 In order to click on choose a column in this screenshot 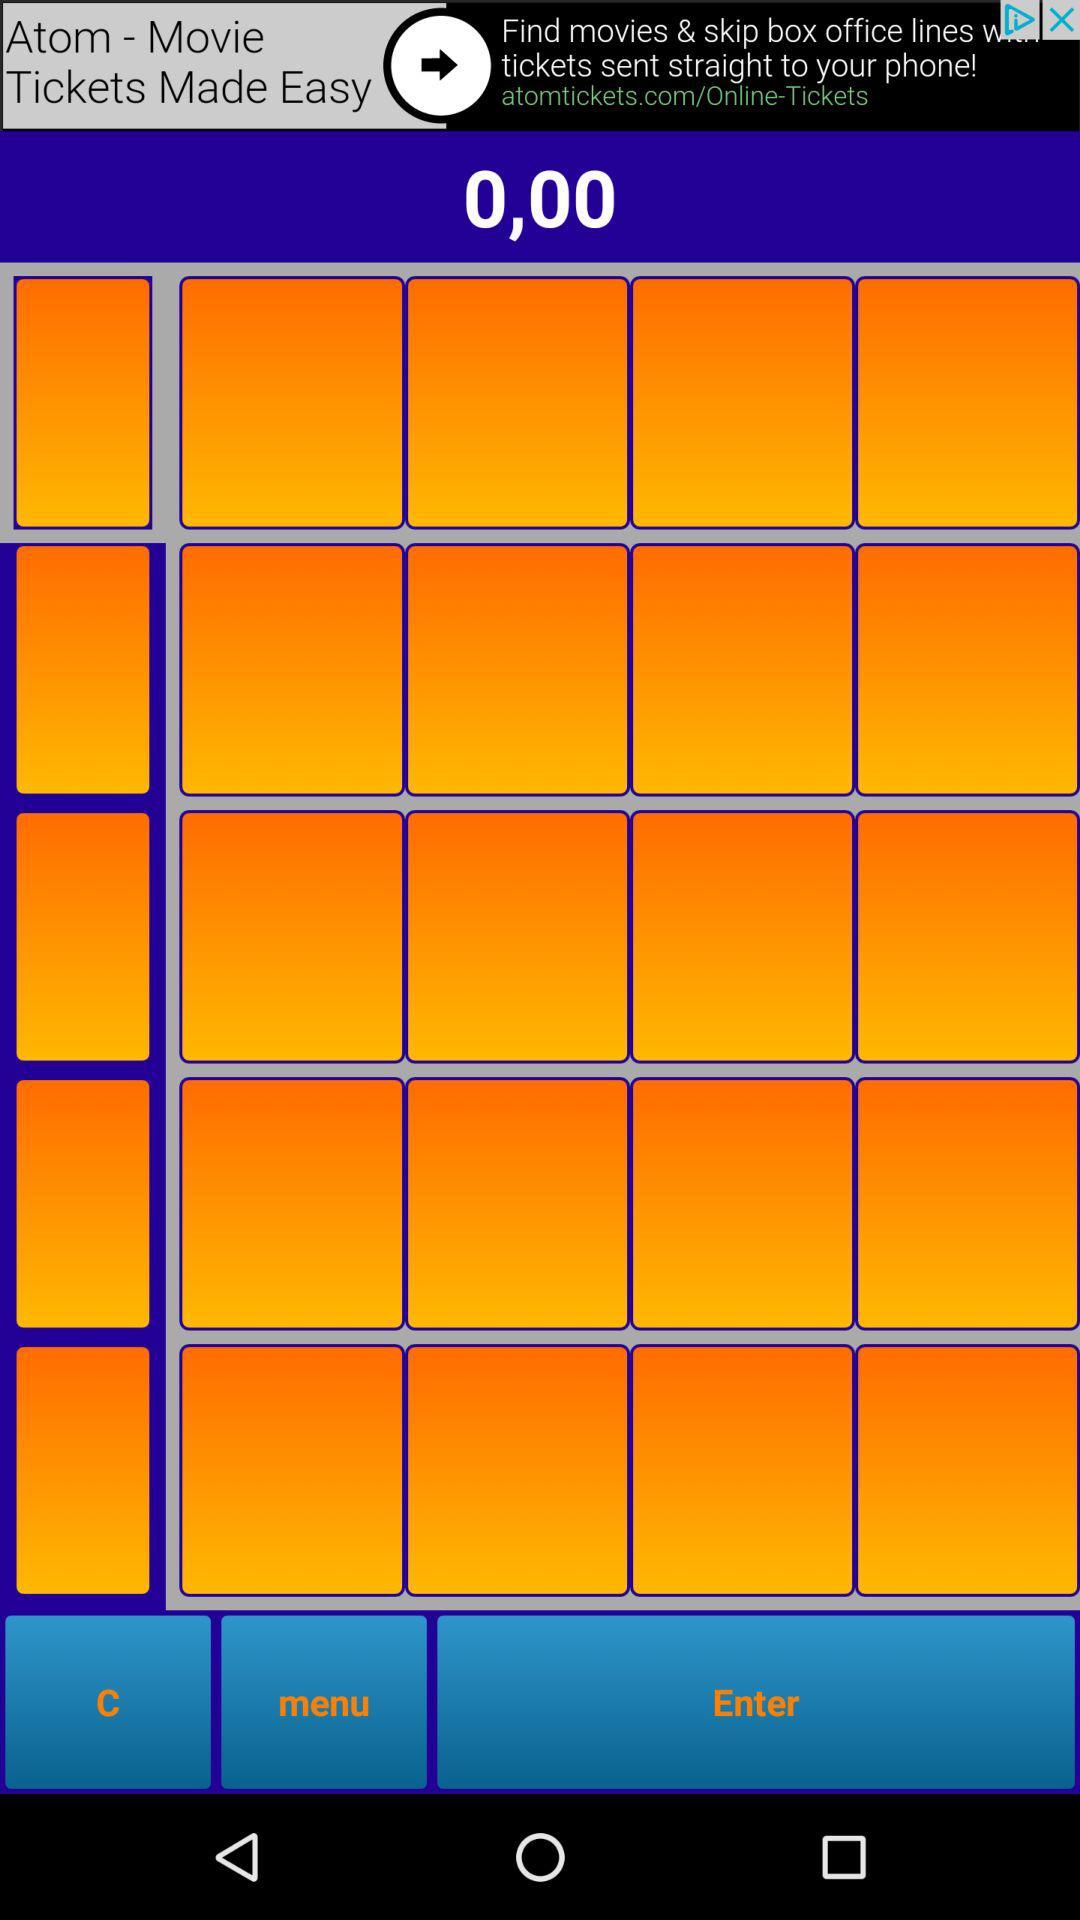, I will do `click(966, 1470)`.